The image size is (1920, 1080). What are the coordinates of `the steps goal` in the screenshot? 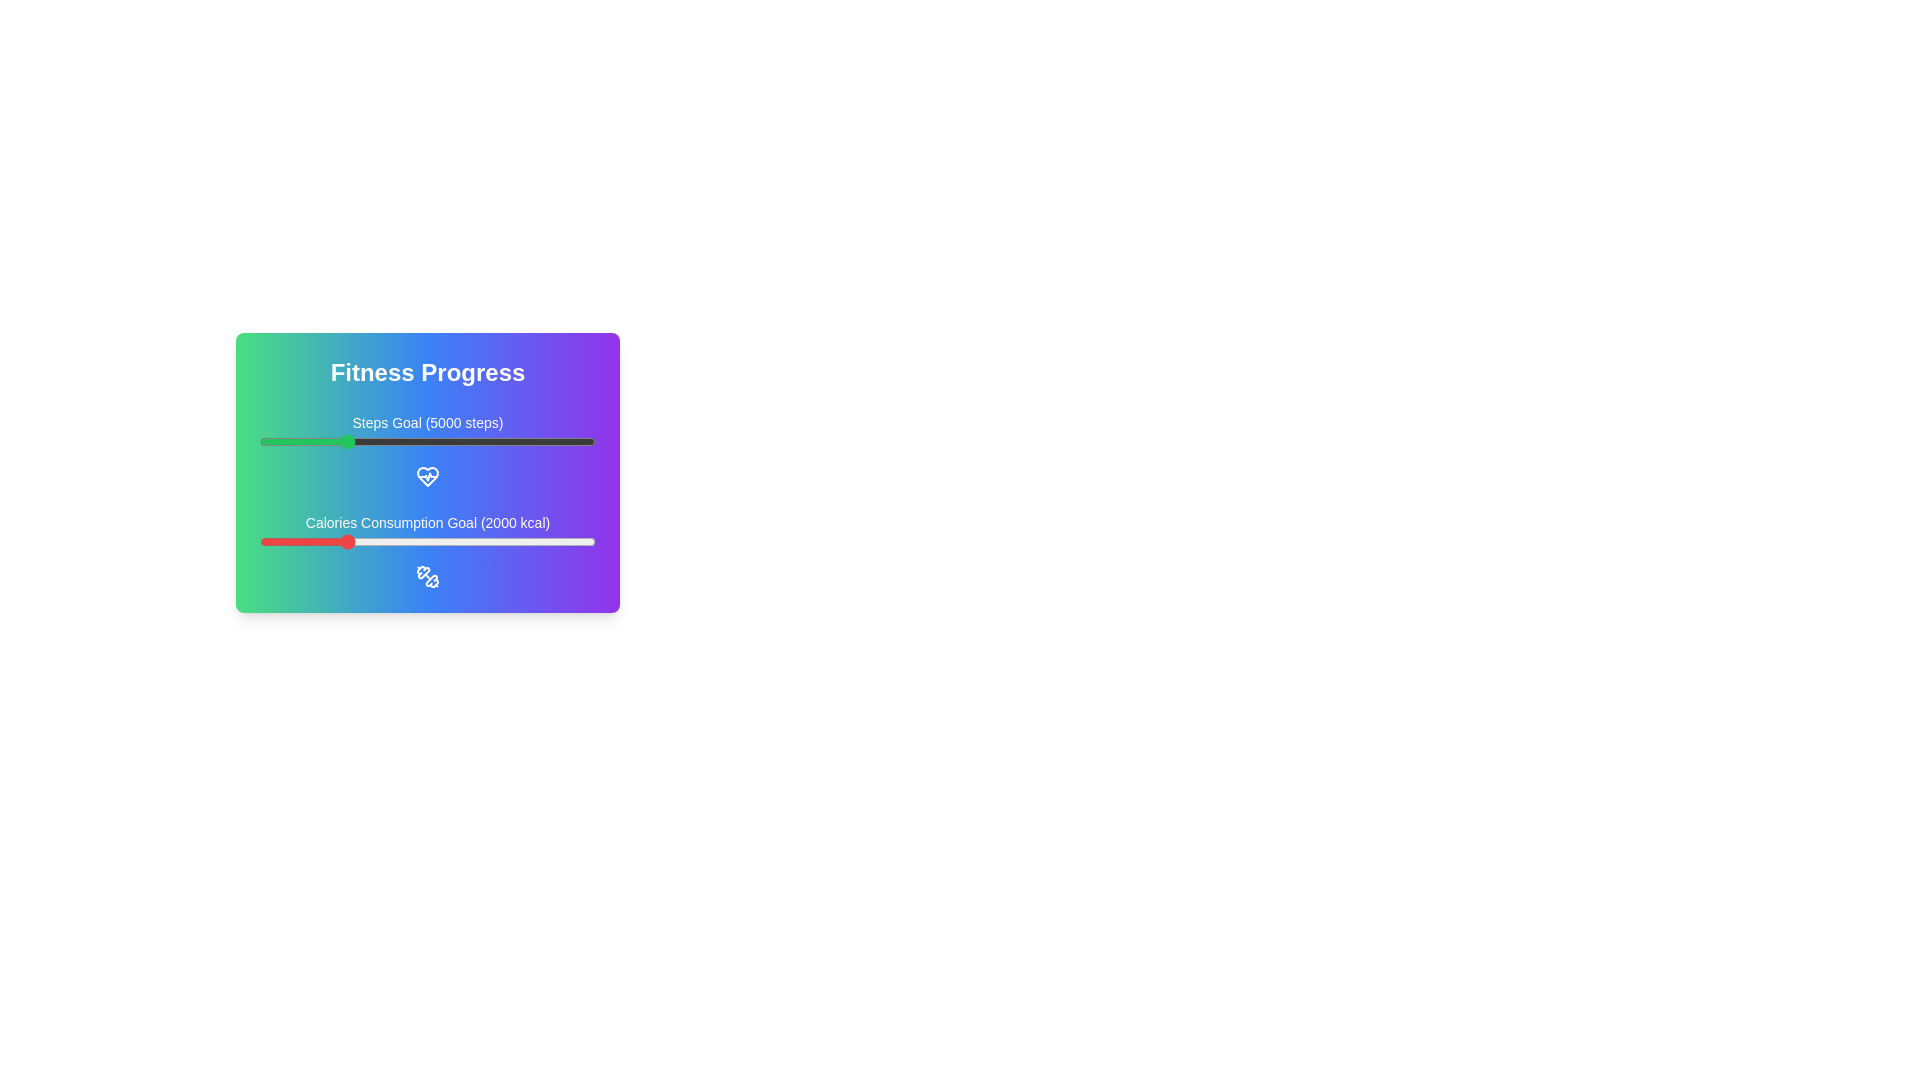 It's located at (568, 441).